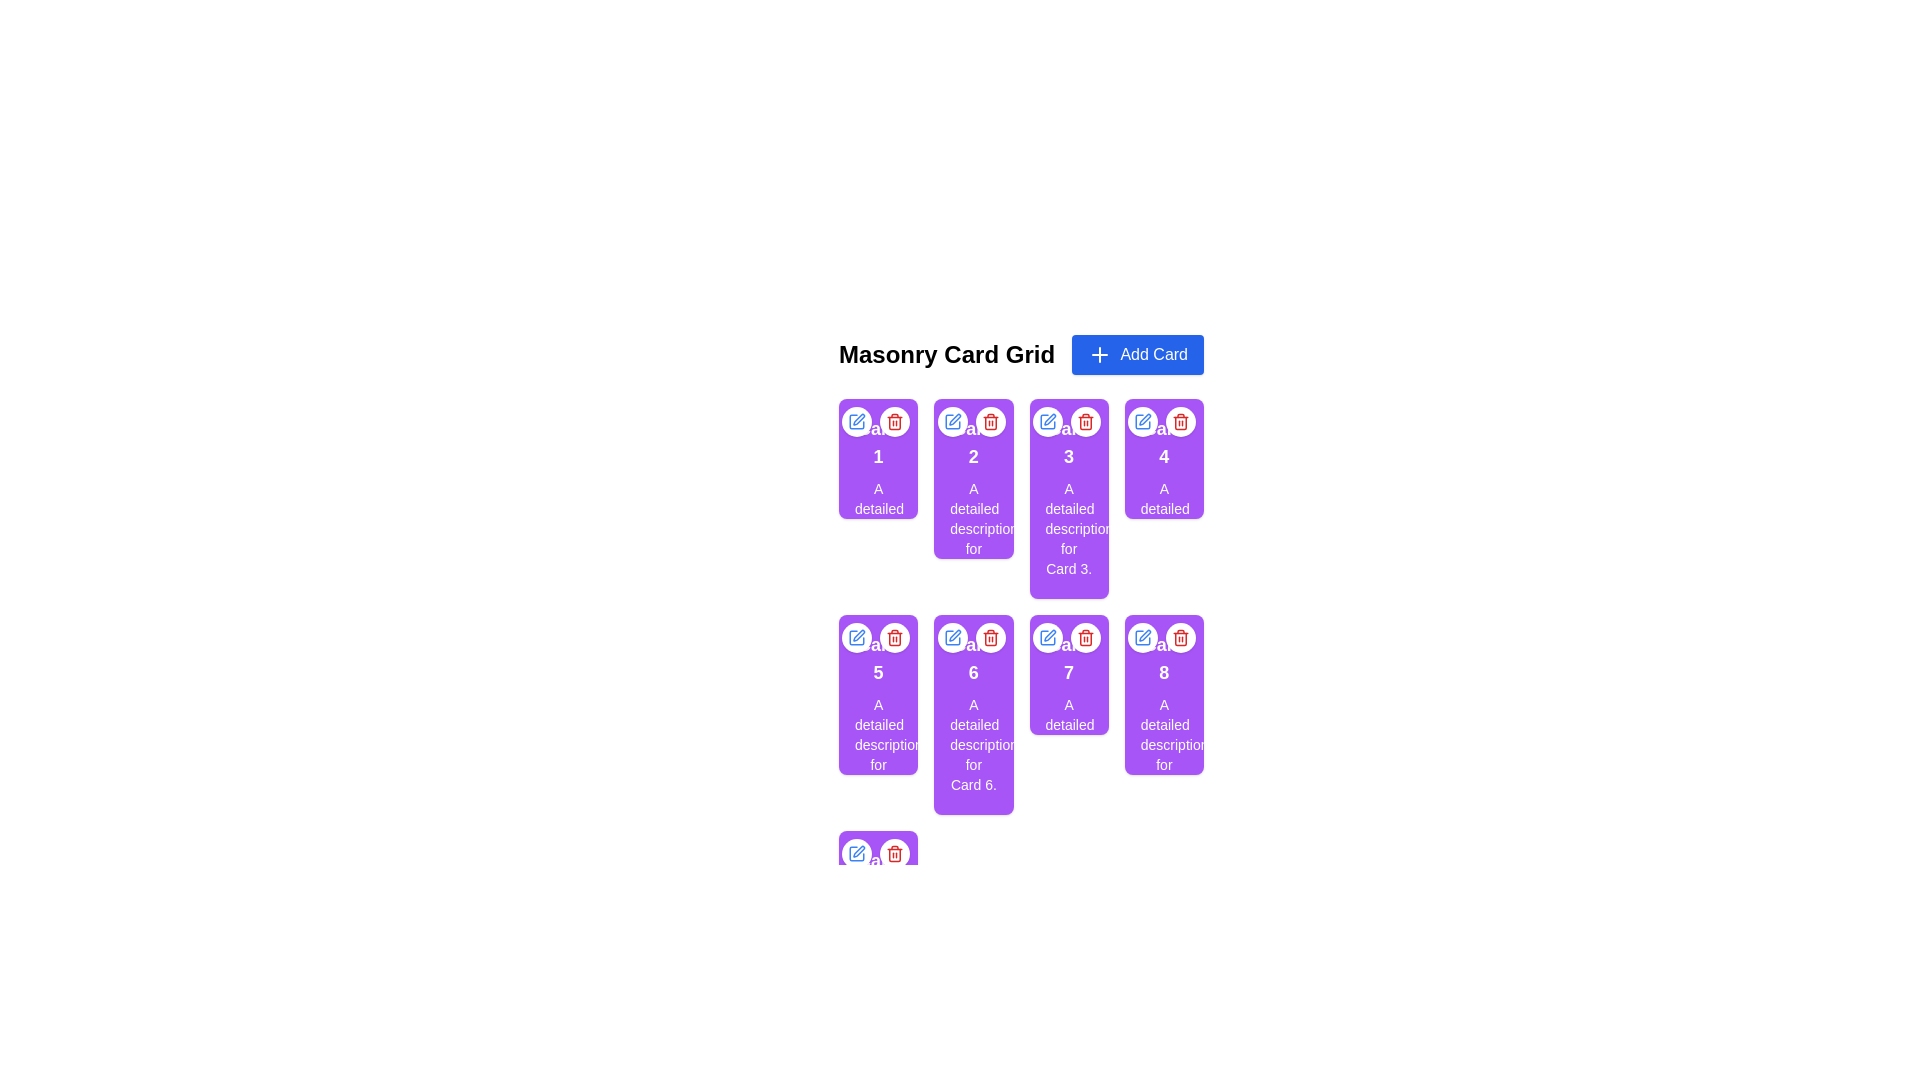 Image resolution: width=1920 pixels, height=1080 pixels. I want to click on the leftmost circular edit button located in the top-right corner of the card, so click(857, 853).